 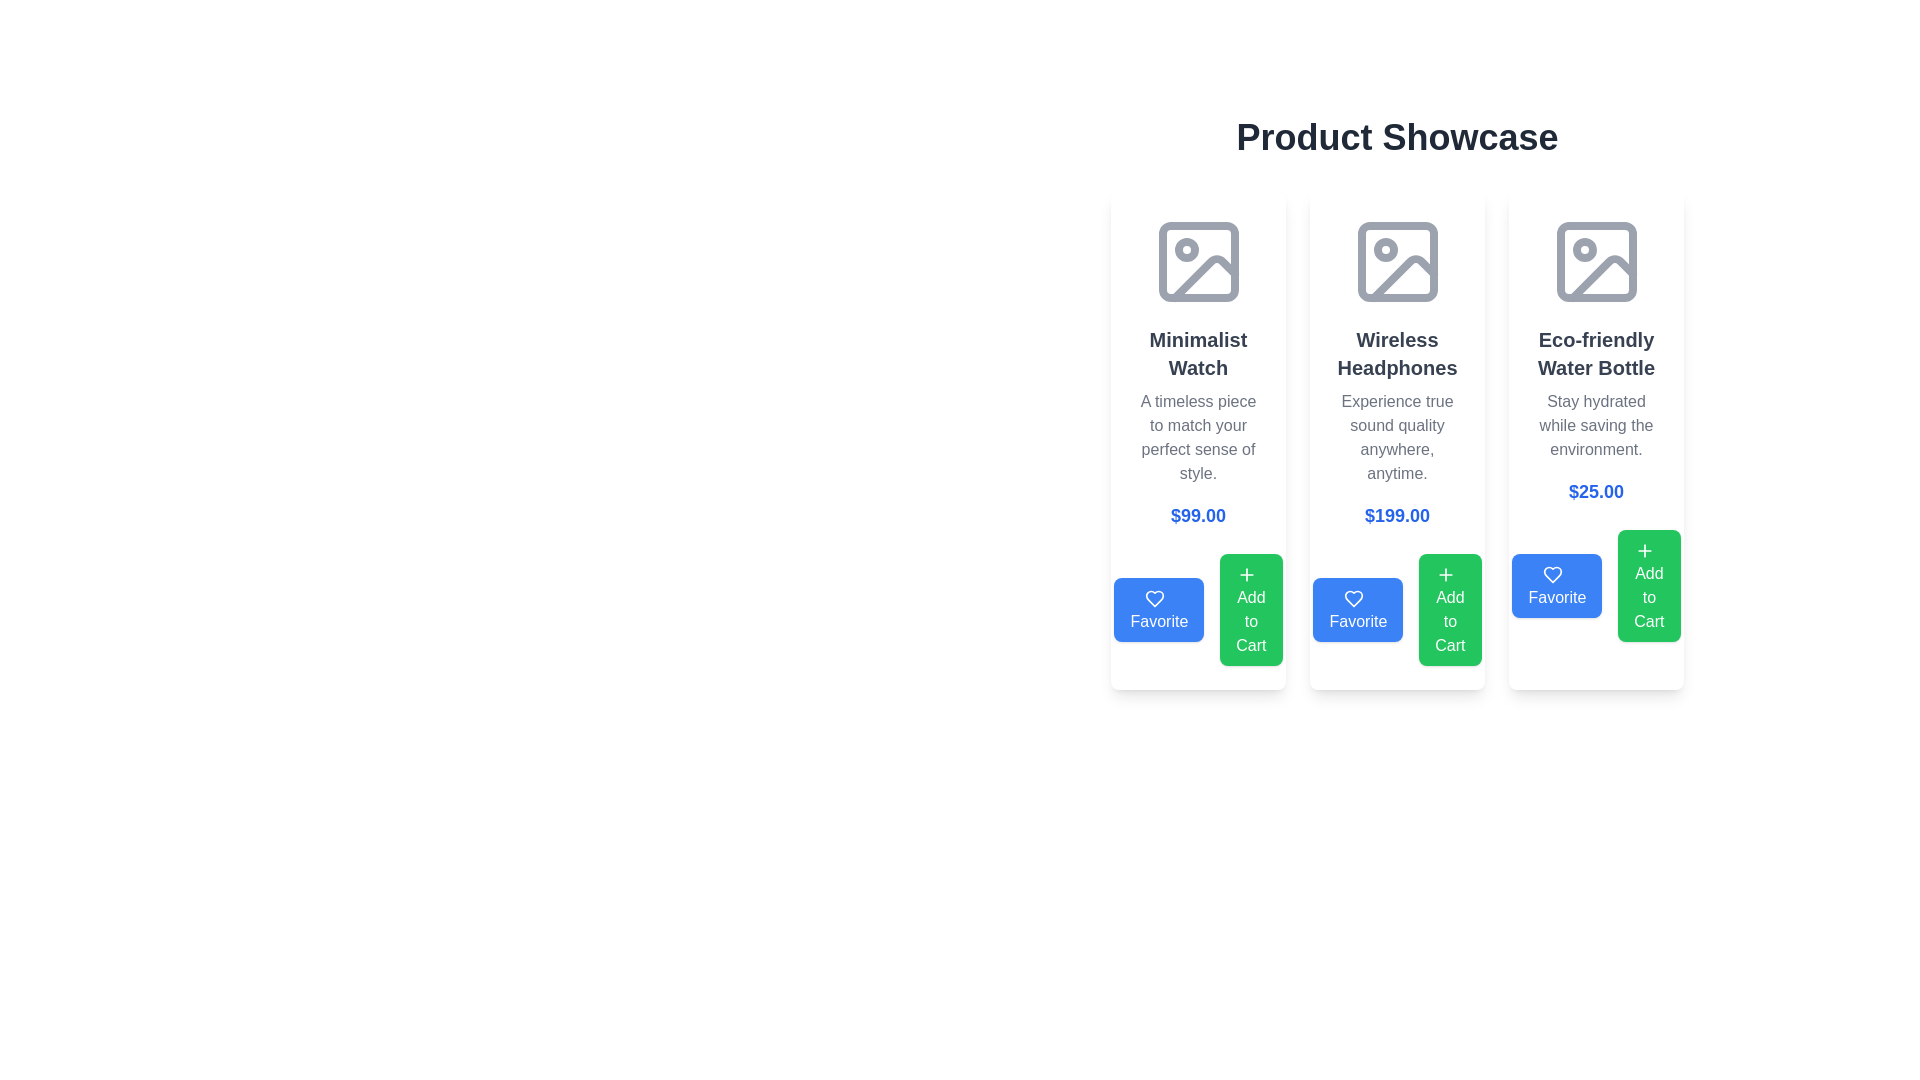 What do you see at coordinates (1595, 492) in the screenshot?
I see `the price indicator text label displaying '$25.00' in a blue, bold, and large font, located beneath the product description for 'Eco-friendly Water Bottle'` at bounding box center [1595, 492].